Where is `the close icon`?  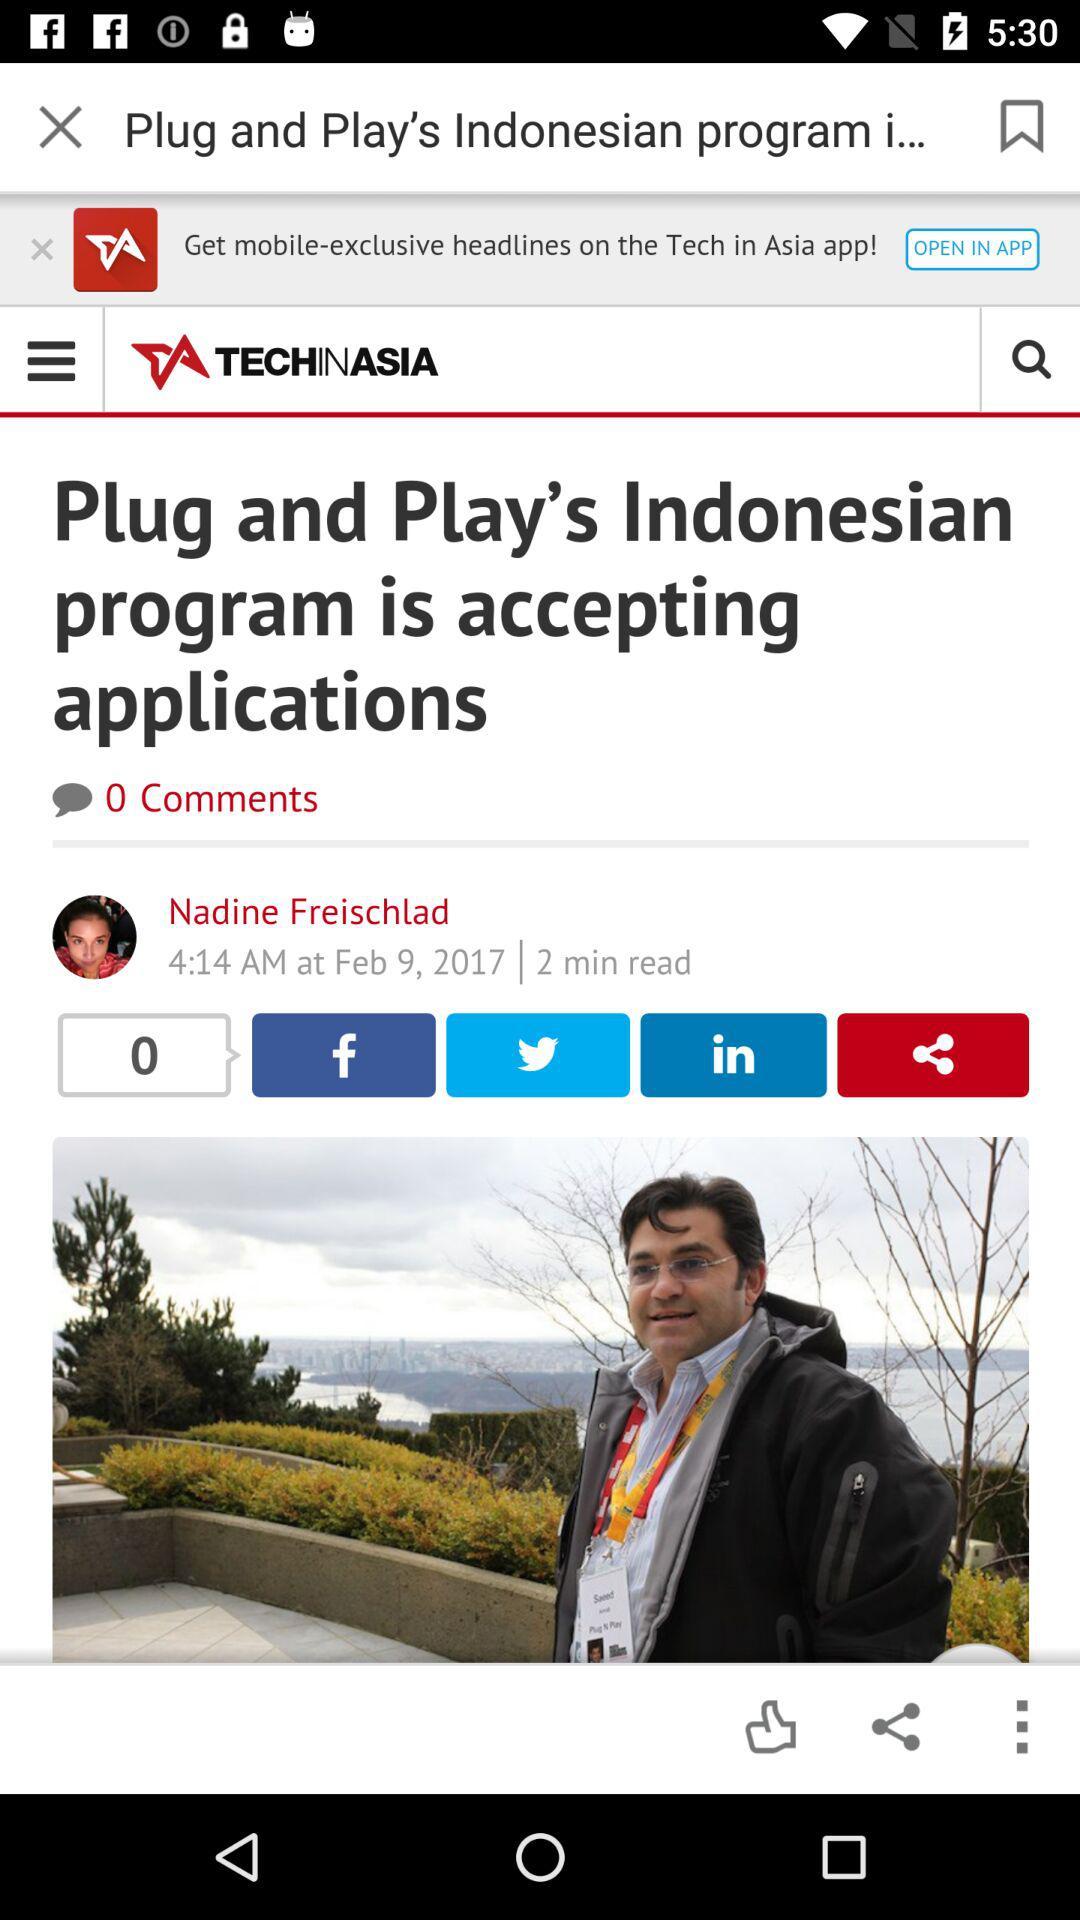 the close icon is located at coordinates (60, 127).